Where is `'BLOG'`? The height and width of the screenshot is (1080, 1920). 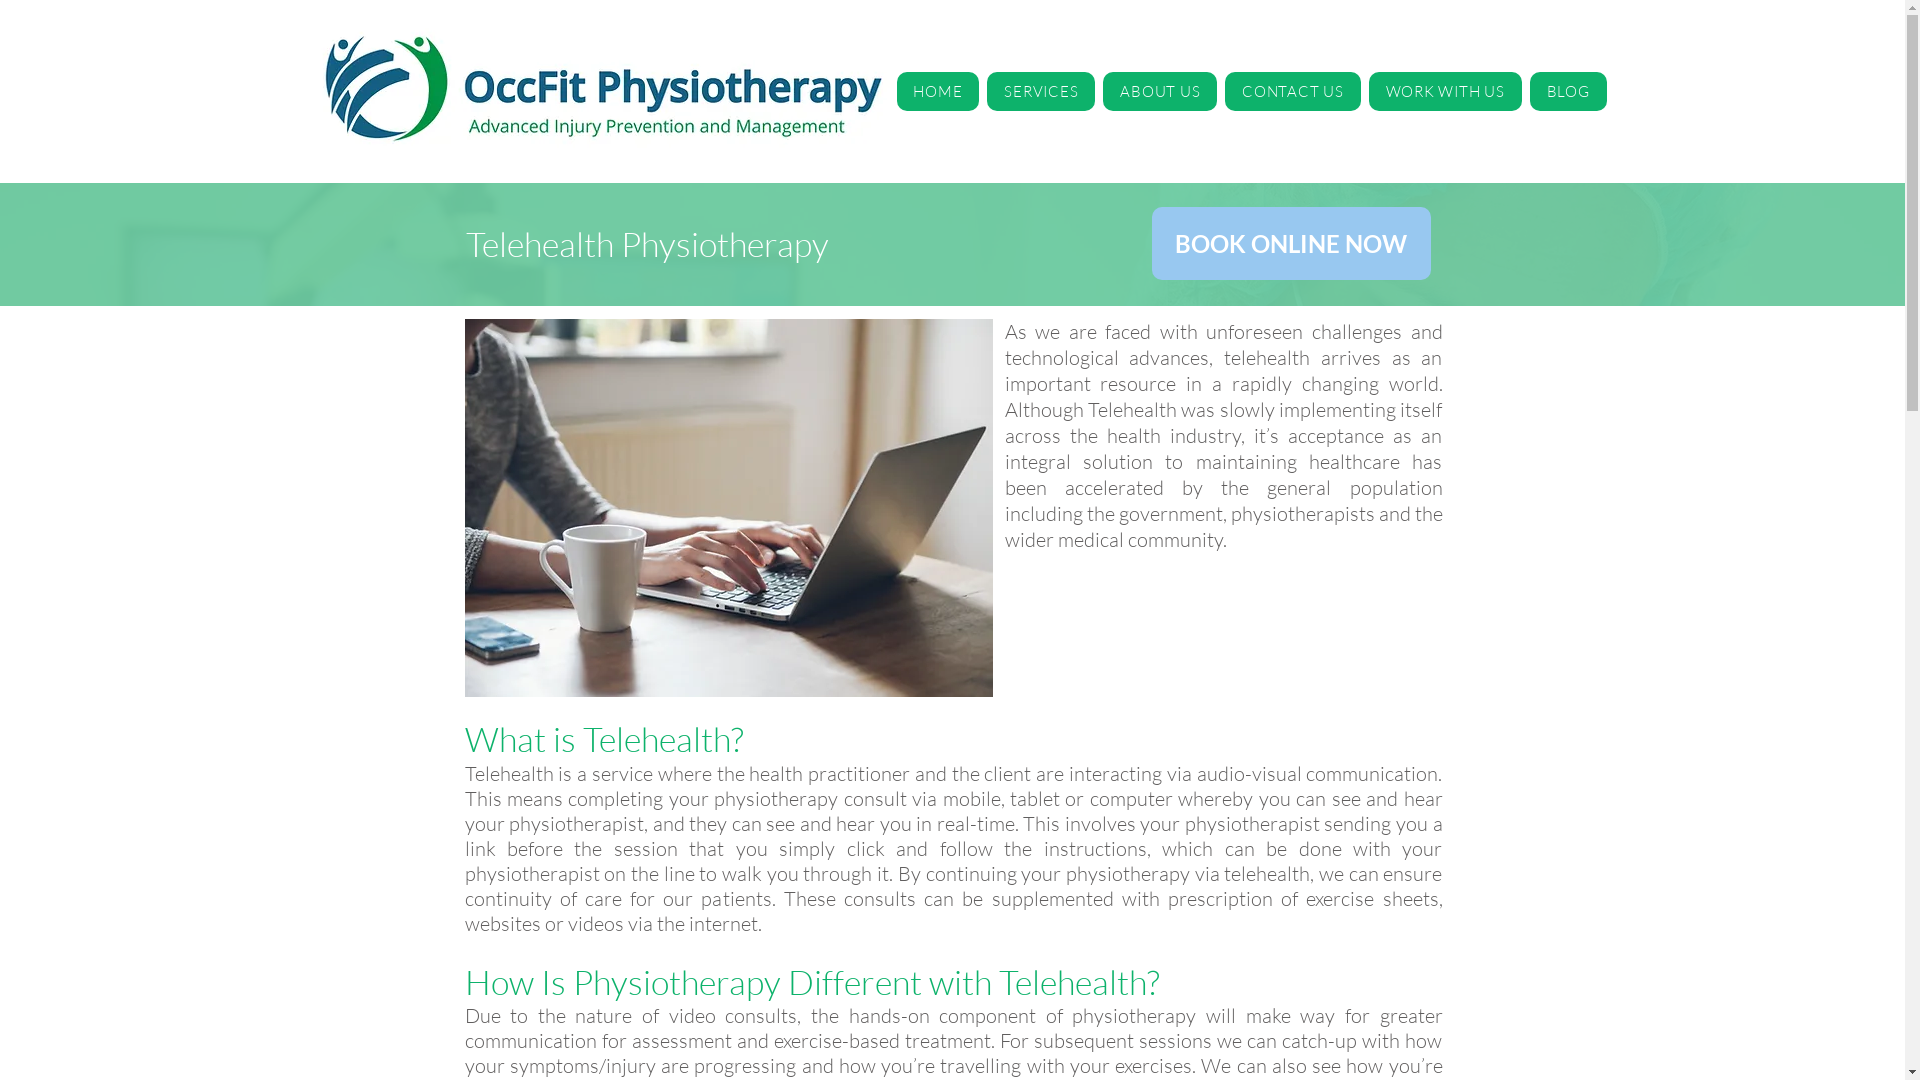 'BLOG' is located at coordinates (1567, 91).